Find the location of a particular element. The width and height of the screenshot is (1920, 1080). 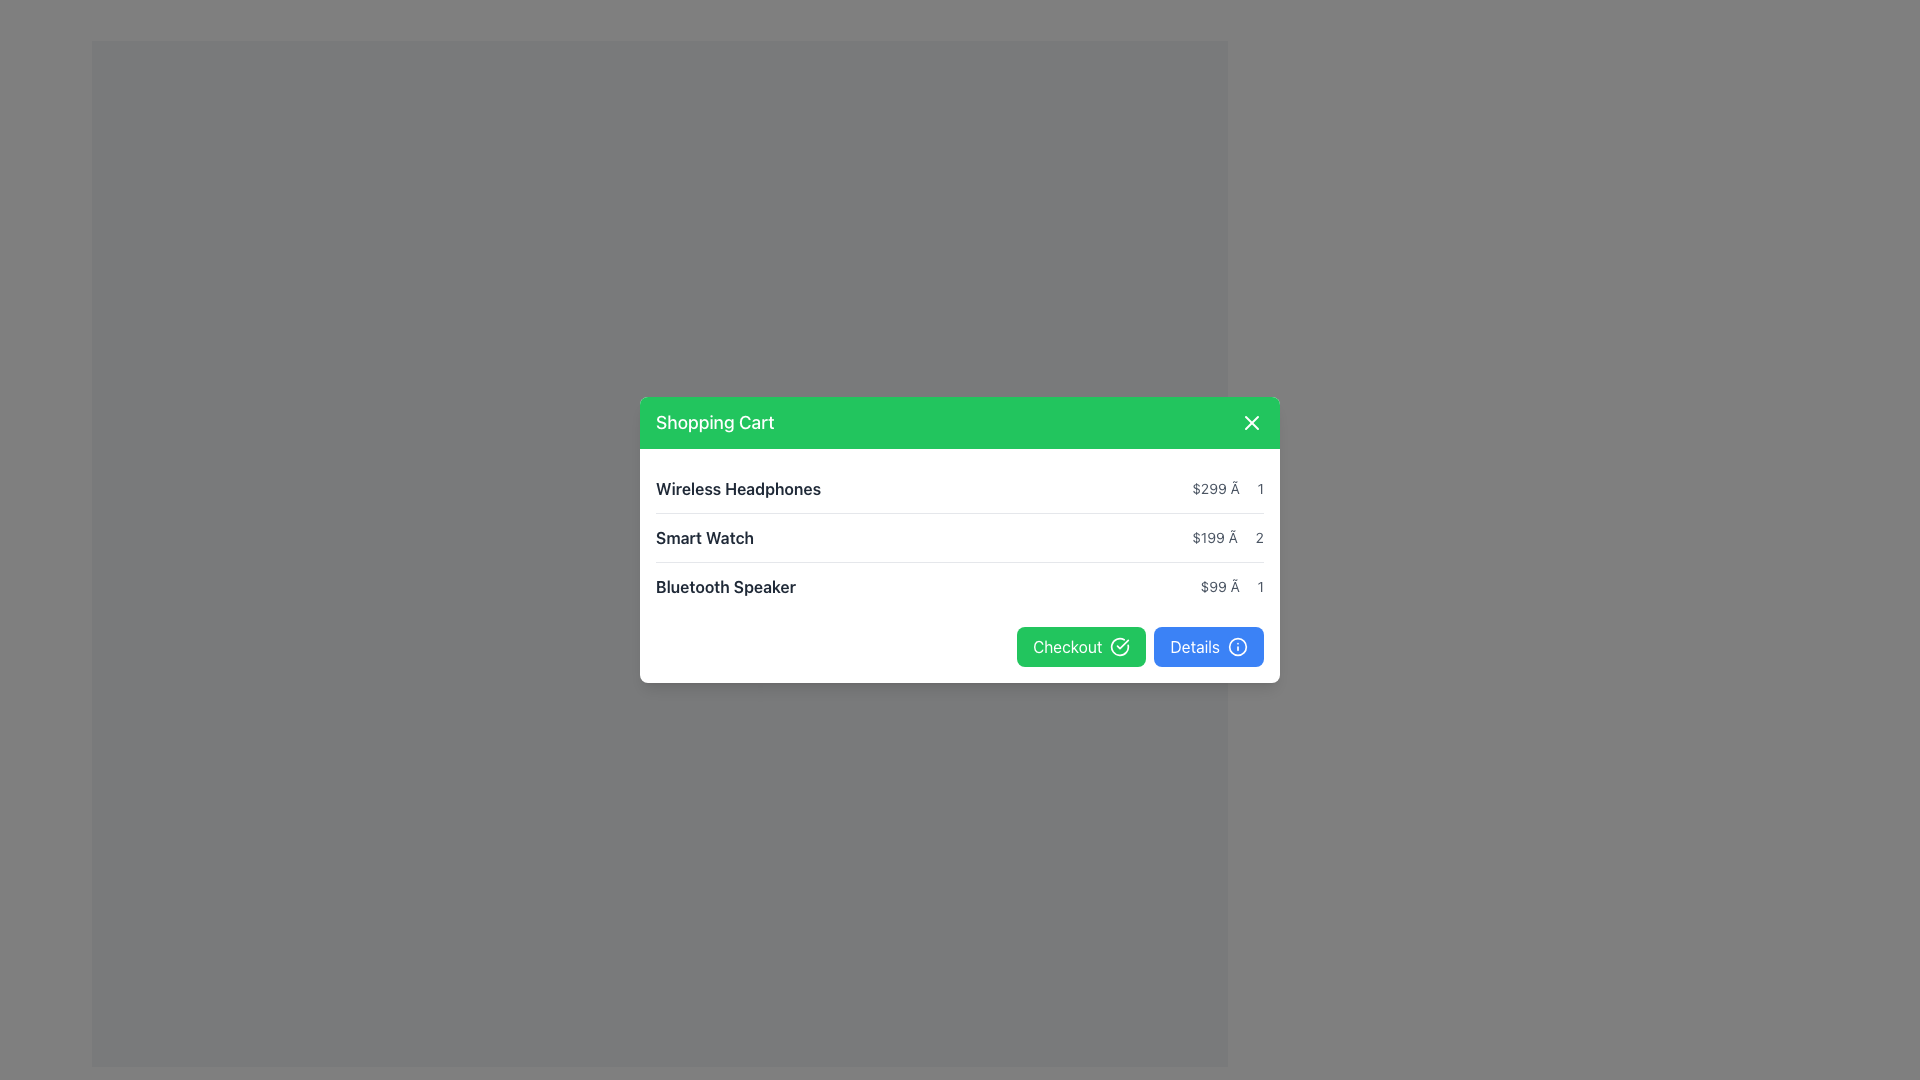

text label identifying the product in the shopping cart for 'Smart Watch $199 × 2' is located at coordinates (705, 536).